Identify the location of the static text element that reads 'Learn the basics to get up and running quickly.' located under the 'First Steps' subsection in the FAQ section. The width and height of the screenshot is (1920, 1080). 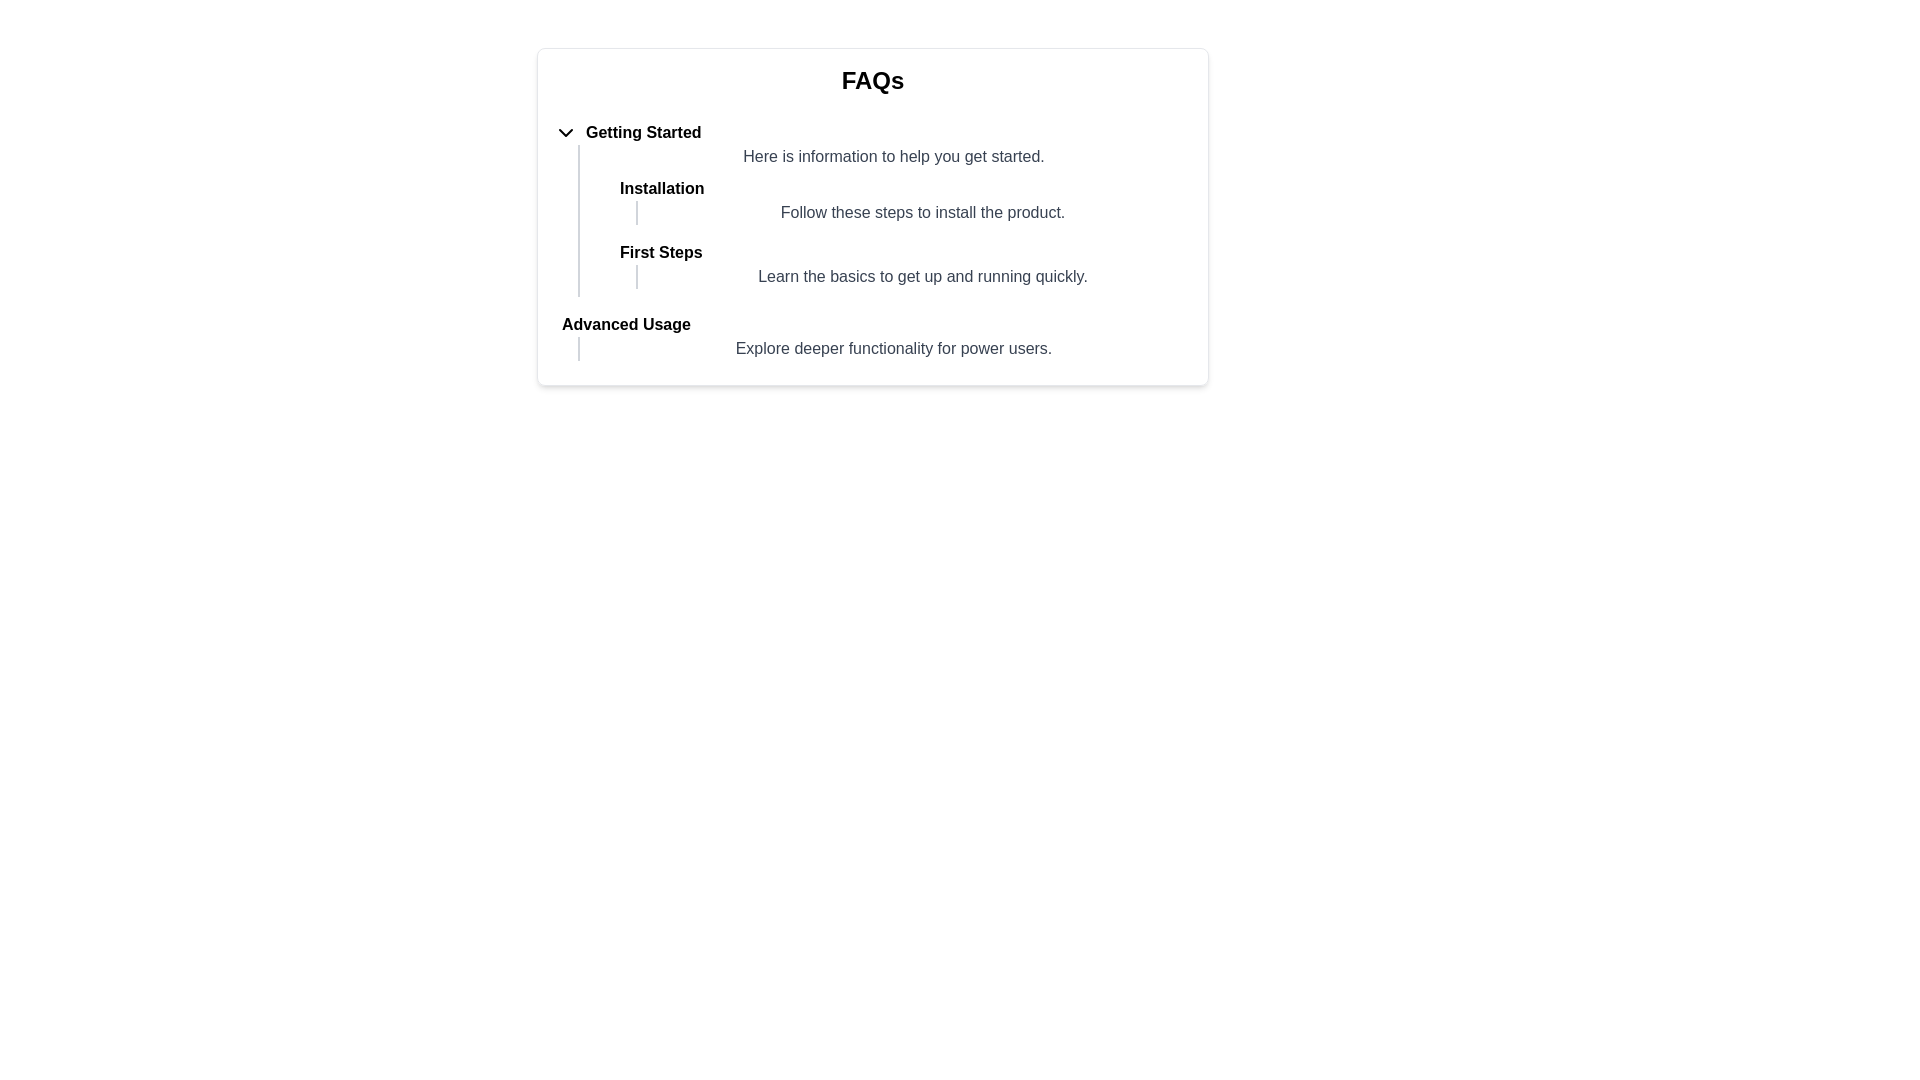
(921, 277).